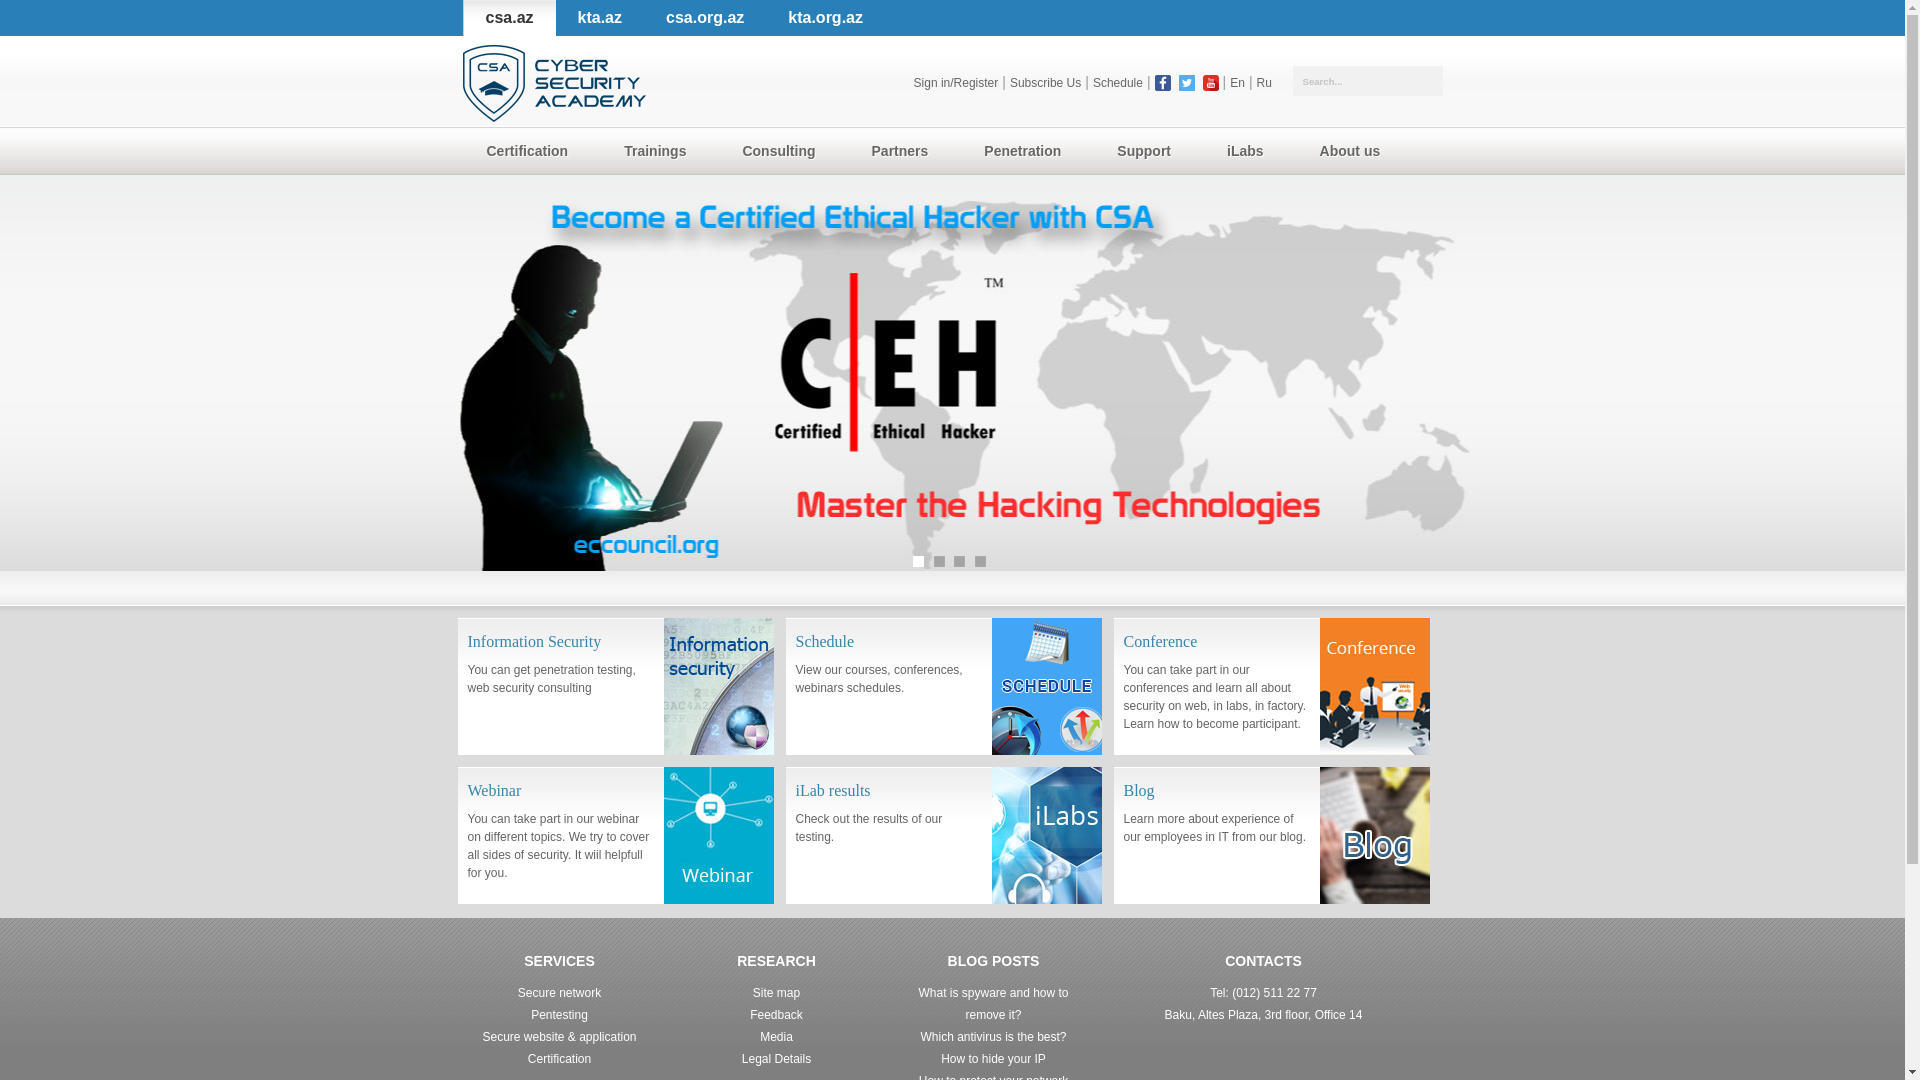 The height and width of the screenshot is (1080, 1920). Describe the element at coordinates (775, 1014) in the screenshot. I see `'Feedback'` at that location.